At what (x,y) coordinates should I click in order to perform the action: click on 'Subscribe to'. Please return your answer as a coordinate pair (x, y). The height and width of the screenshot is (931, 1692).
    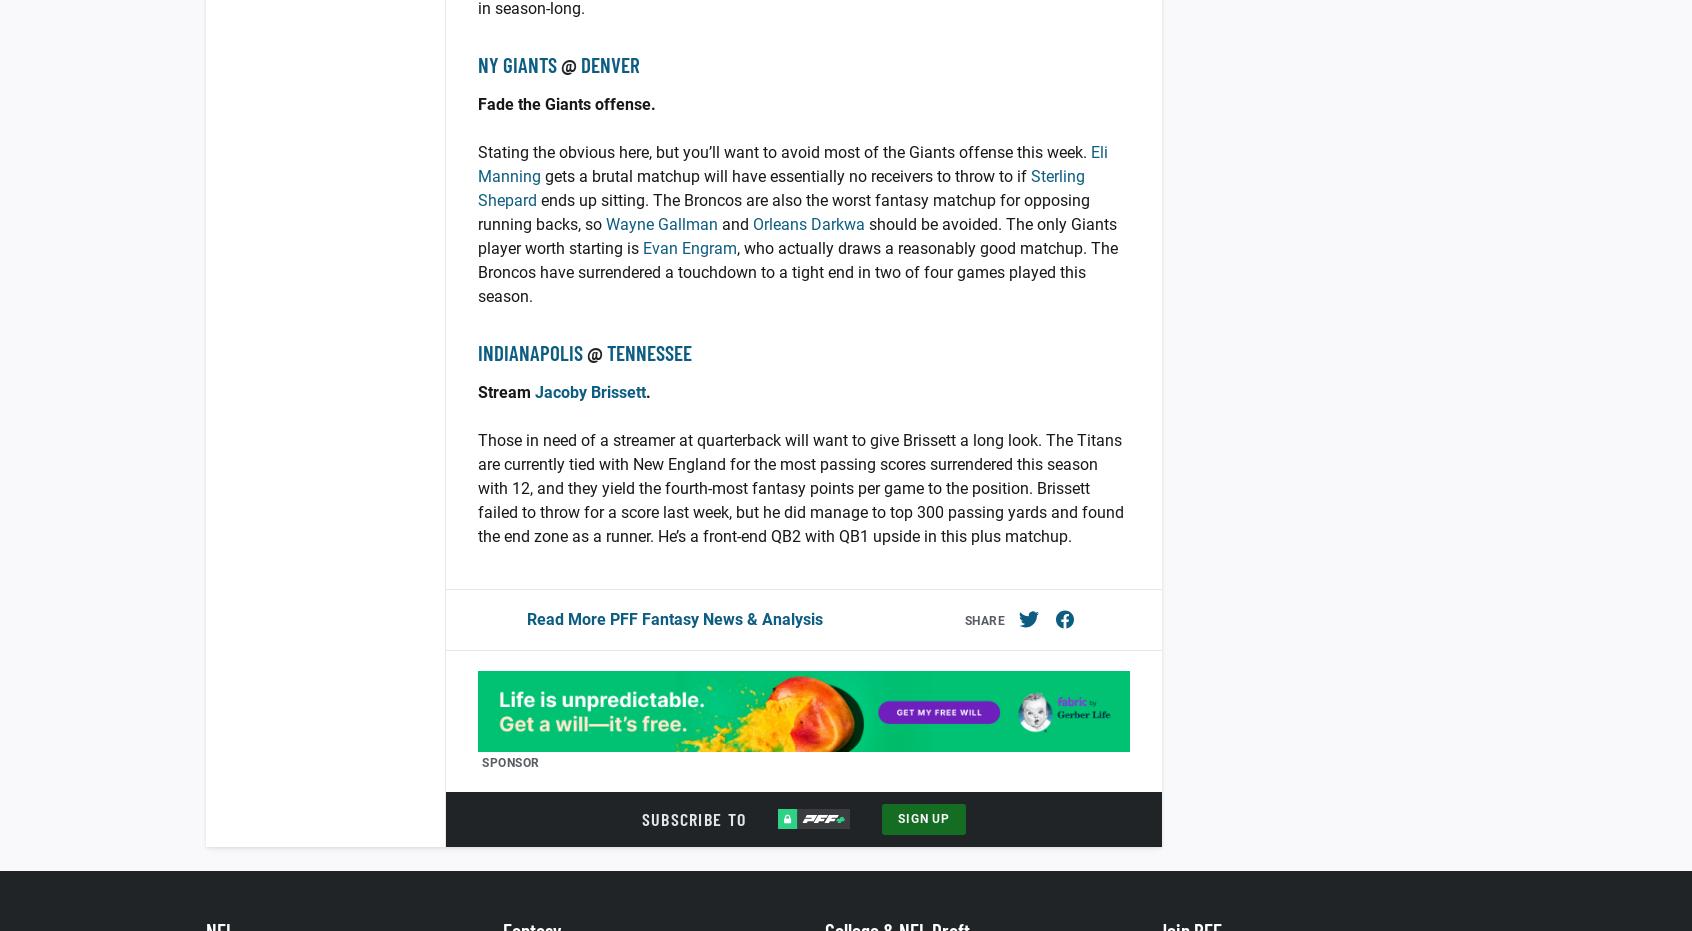
    Looking at the image, I should click on (693, 818).